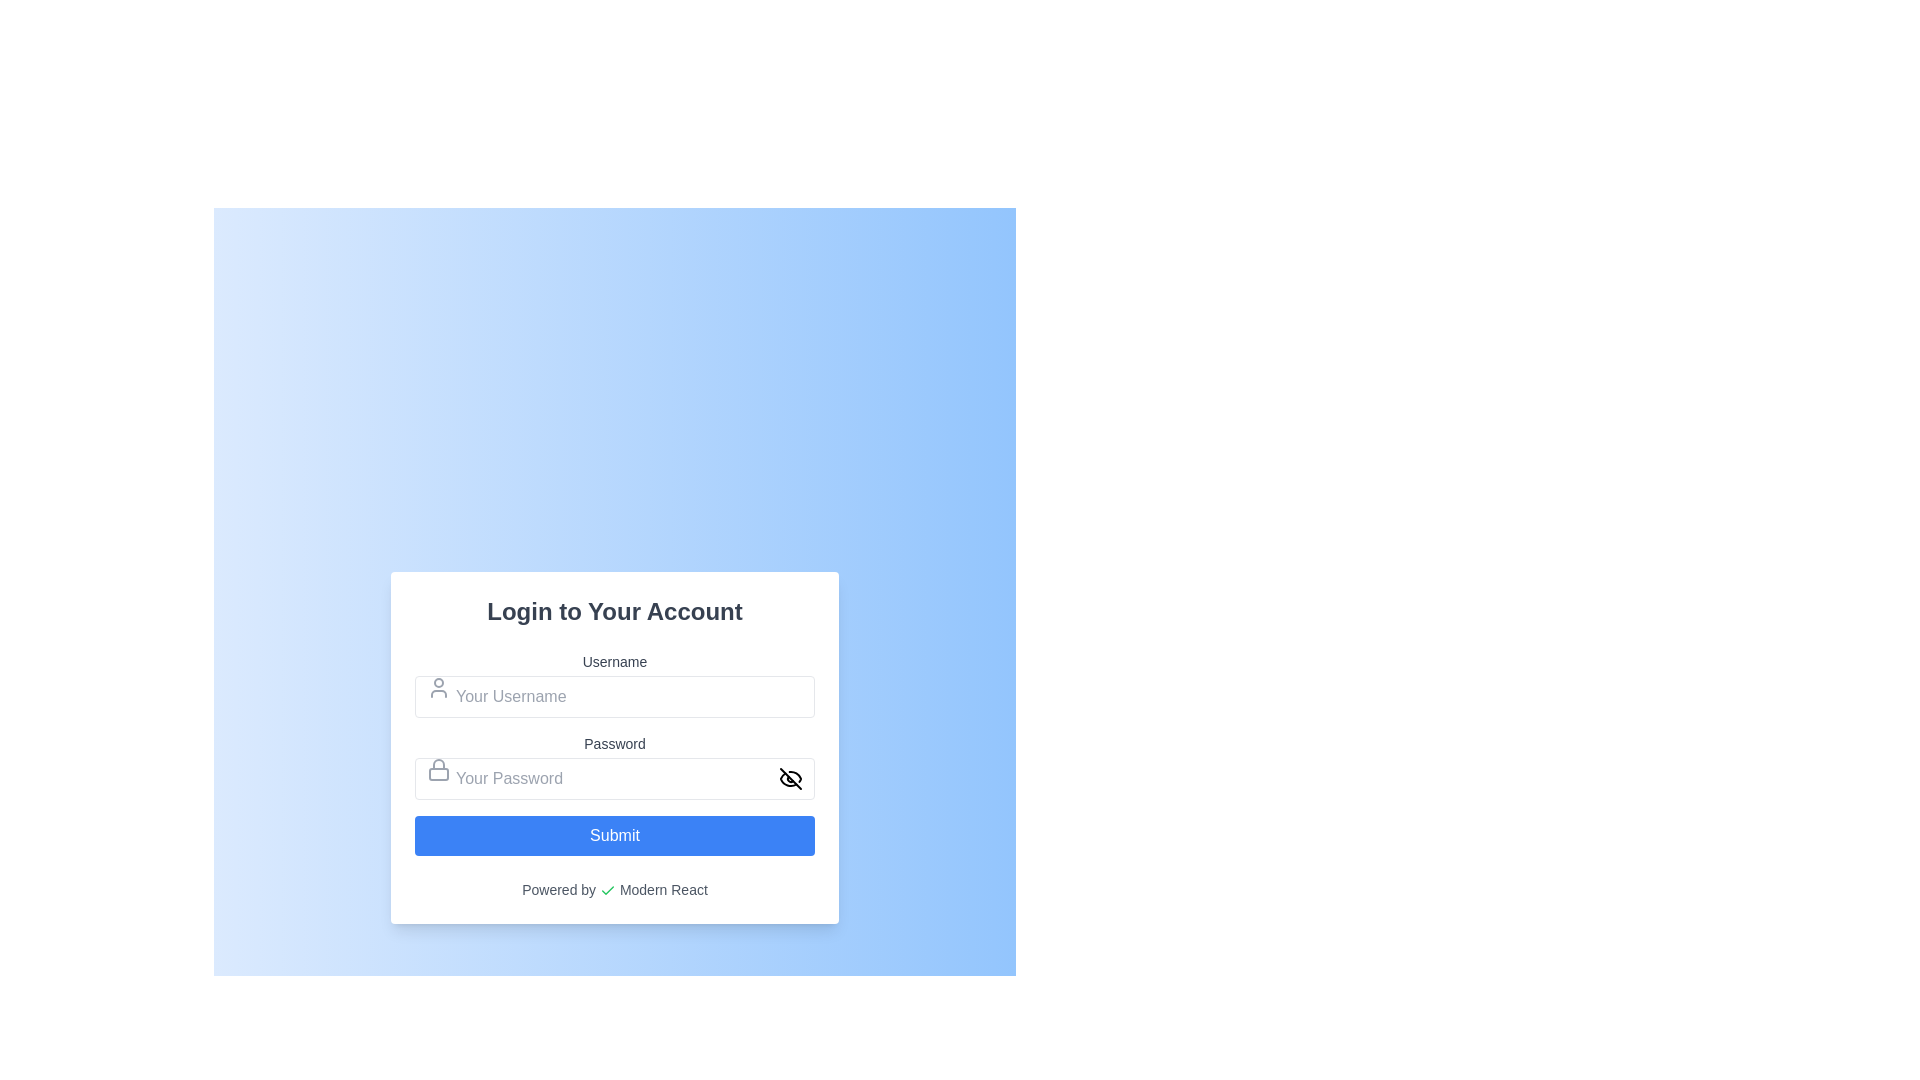 This screenshot has height=1080, width=1920. I want to click on the 'Username' text label which is styled with a smaller font and gray coloring, positioned above the username input area in the login form, so click(613, 662).